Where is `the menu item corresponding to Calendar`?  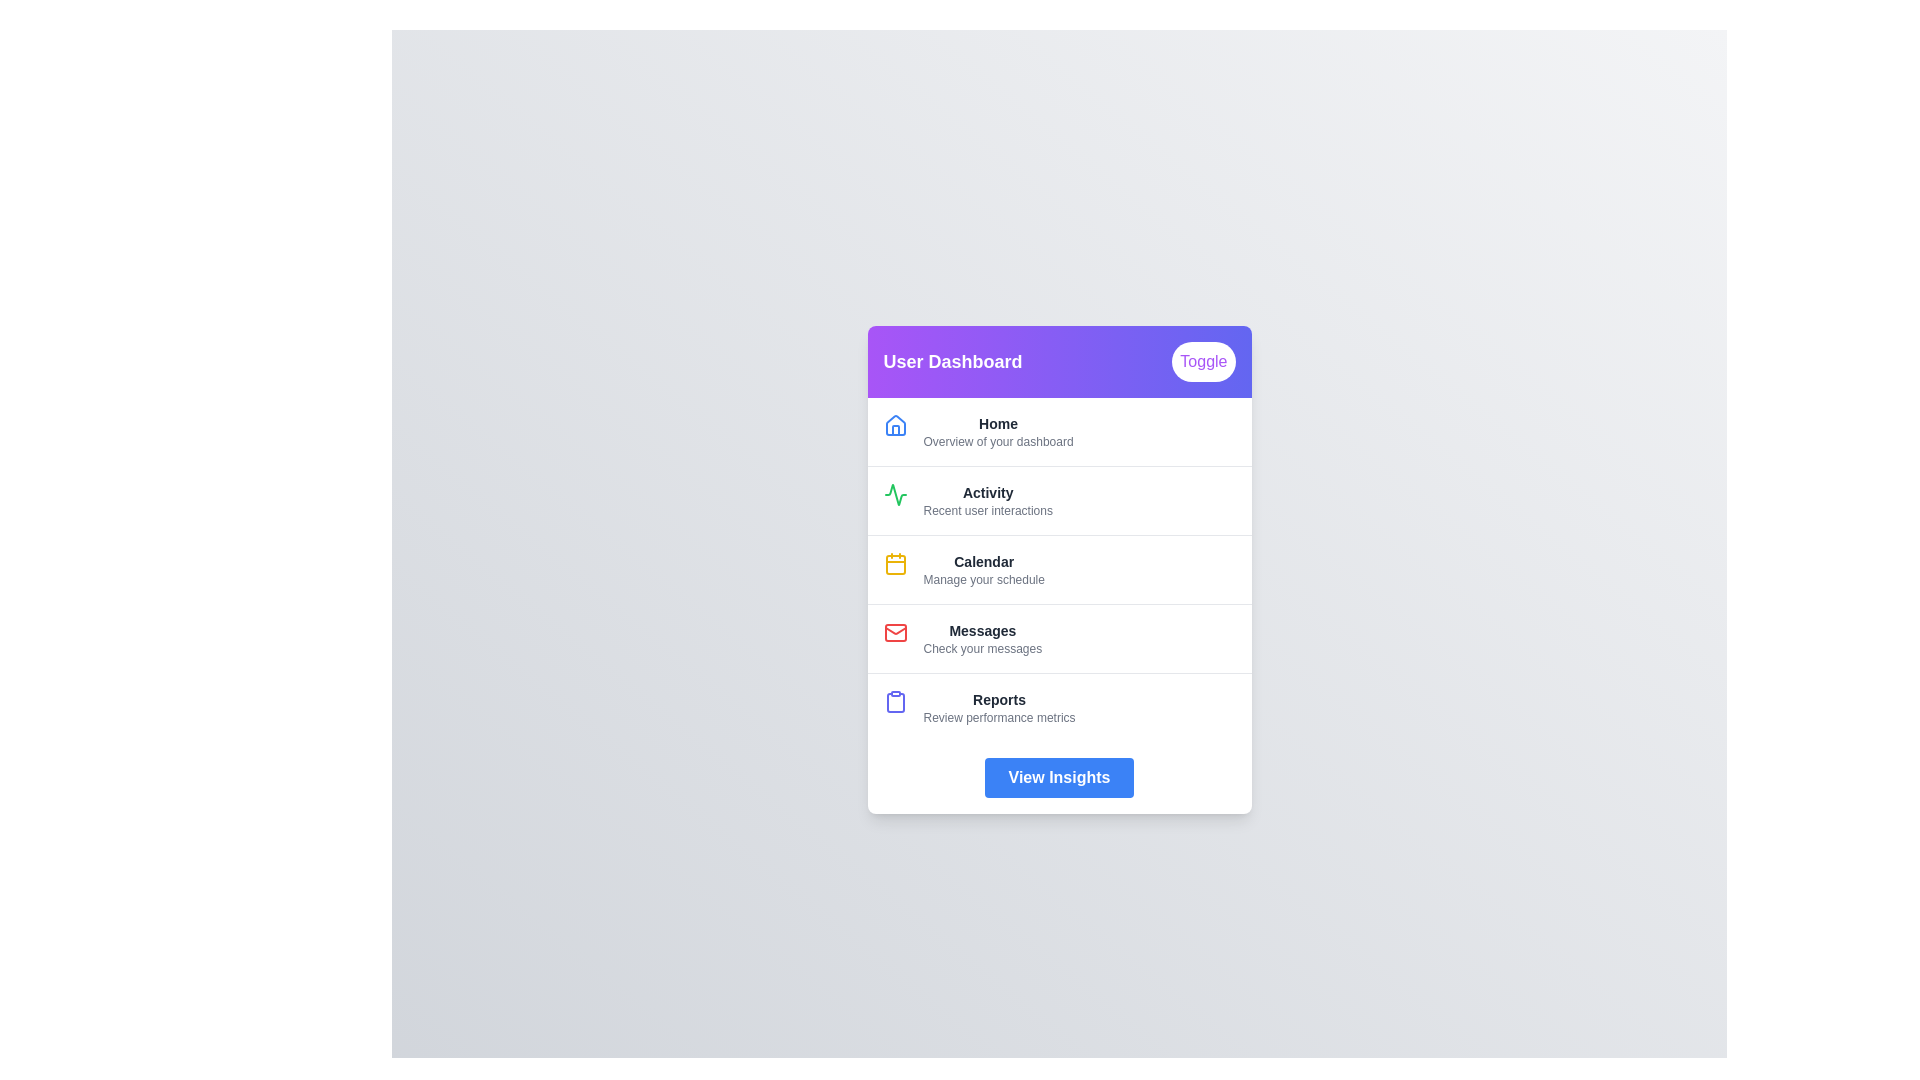
the menu item corresponding to Calendar is located at coordinates (1058, 569).